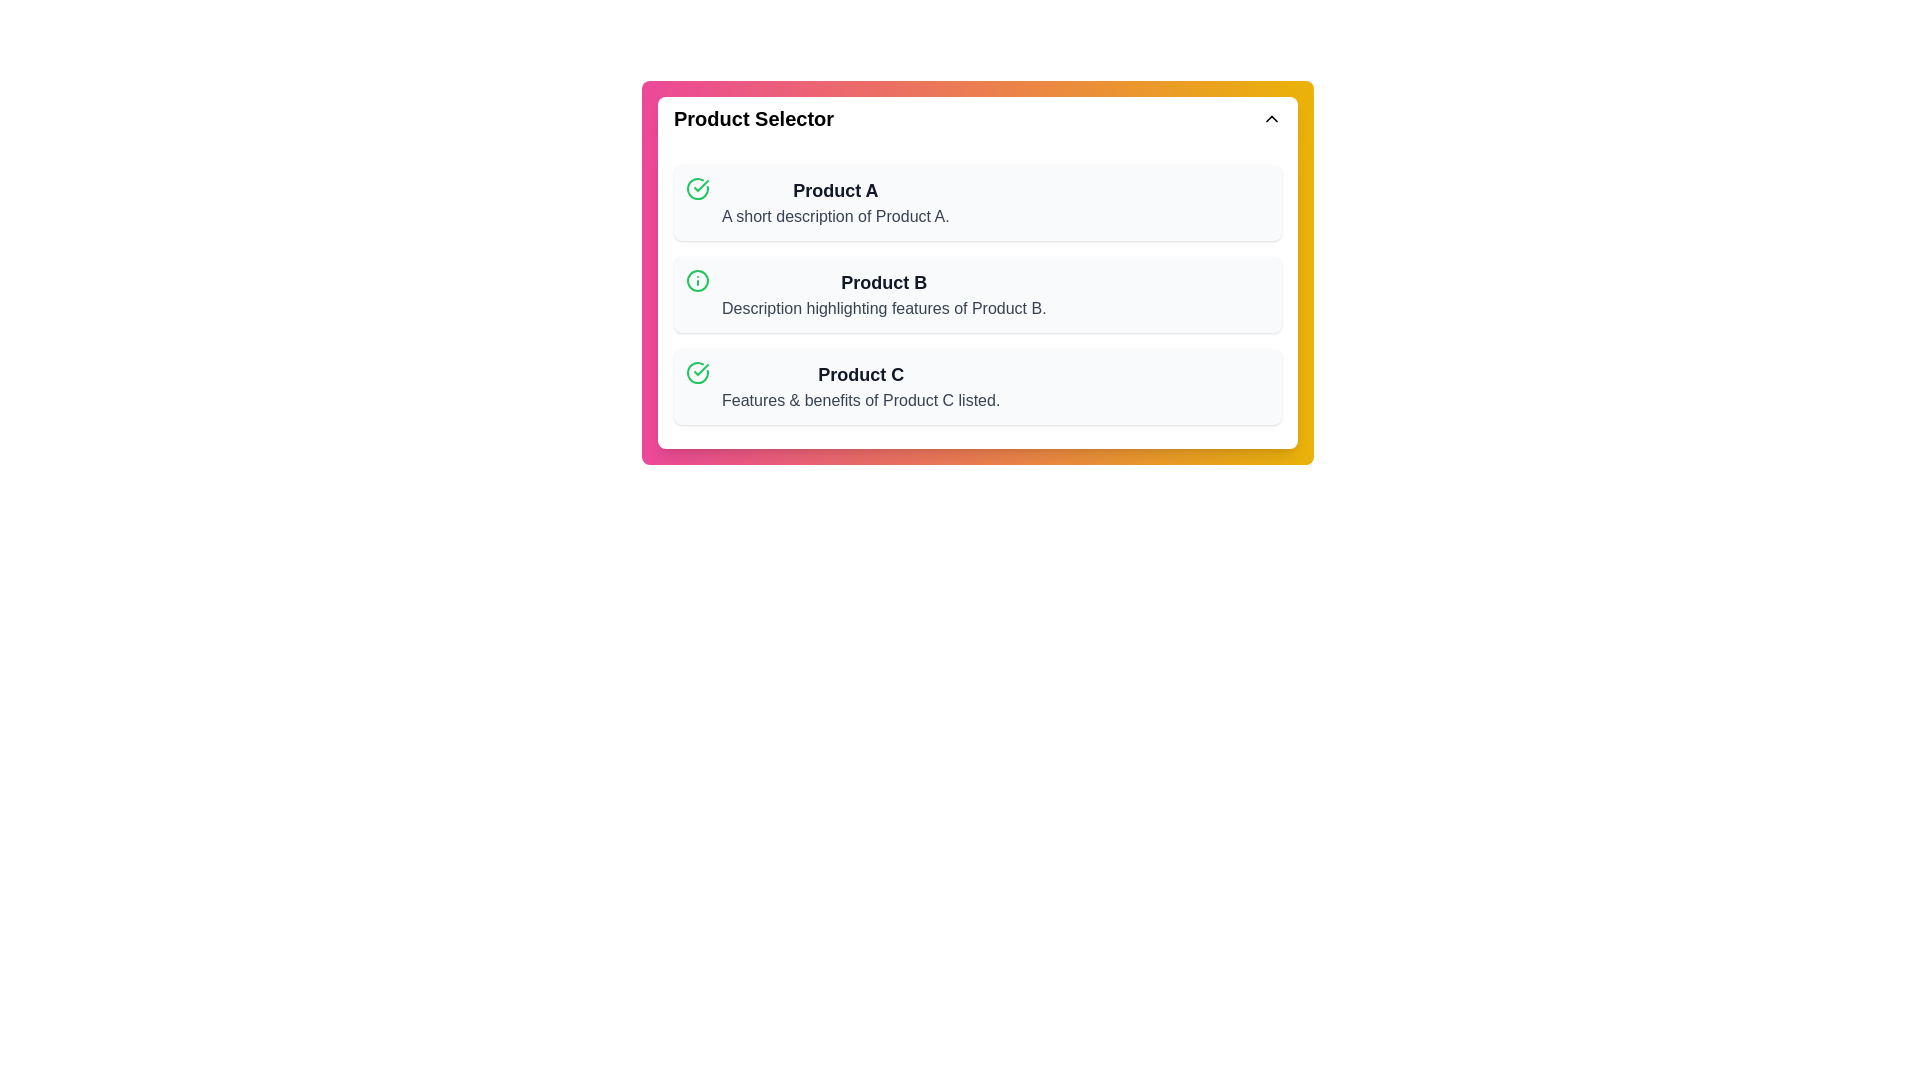 This screenshot has width=1920, height=1080. I want to click on the description of Product A to read its details, so click(835, 203).